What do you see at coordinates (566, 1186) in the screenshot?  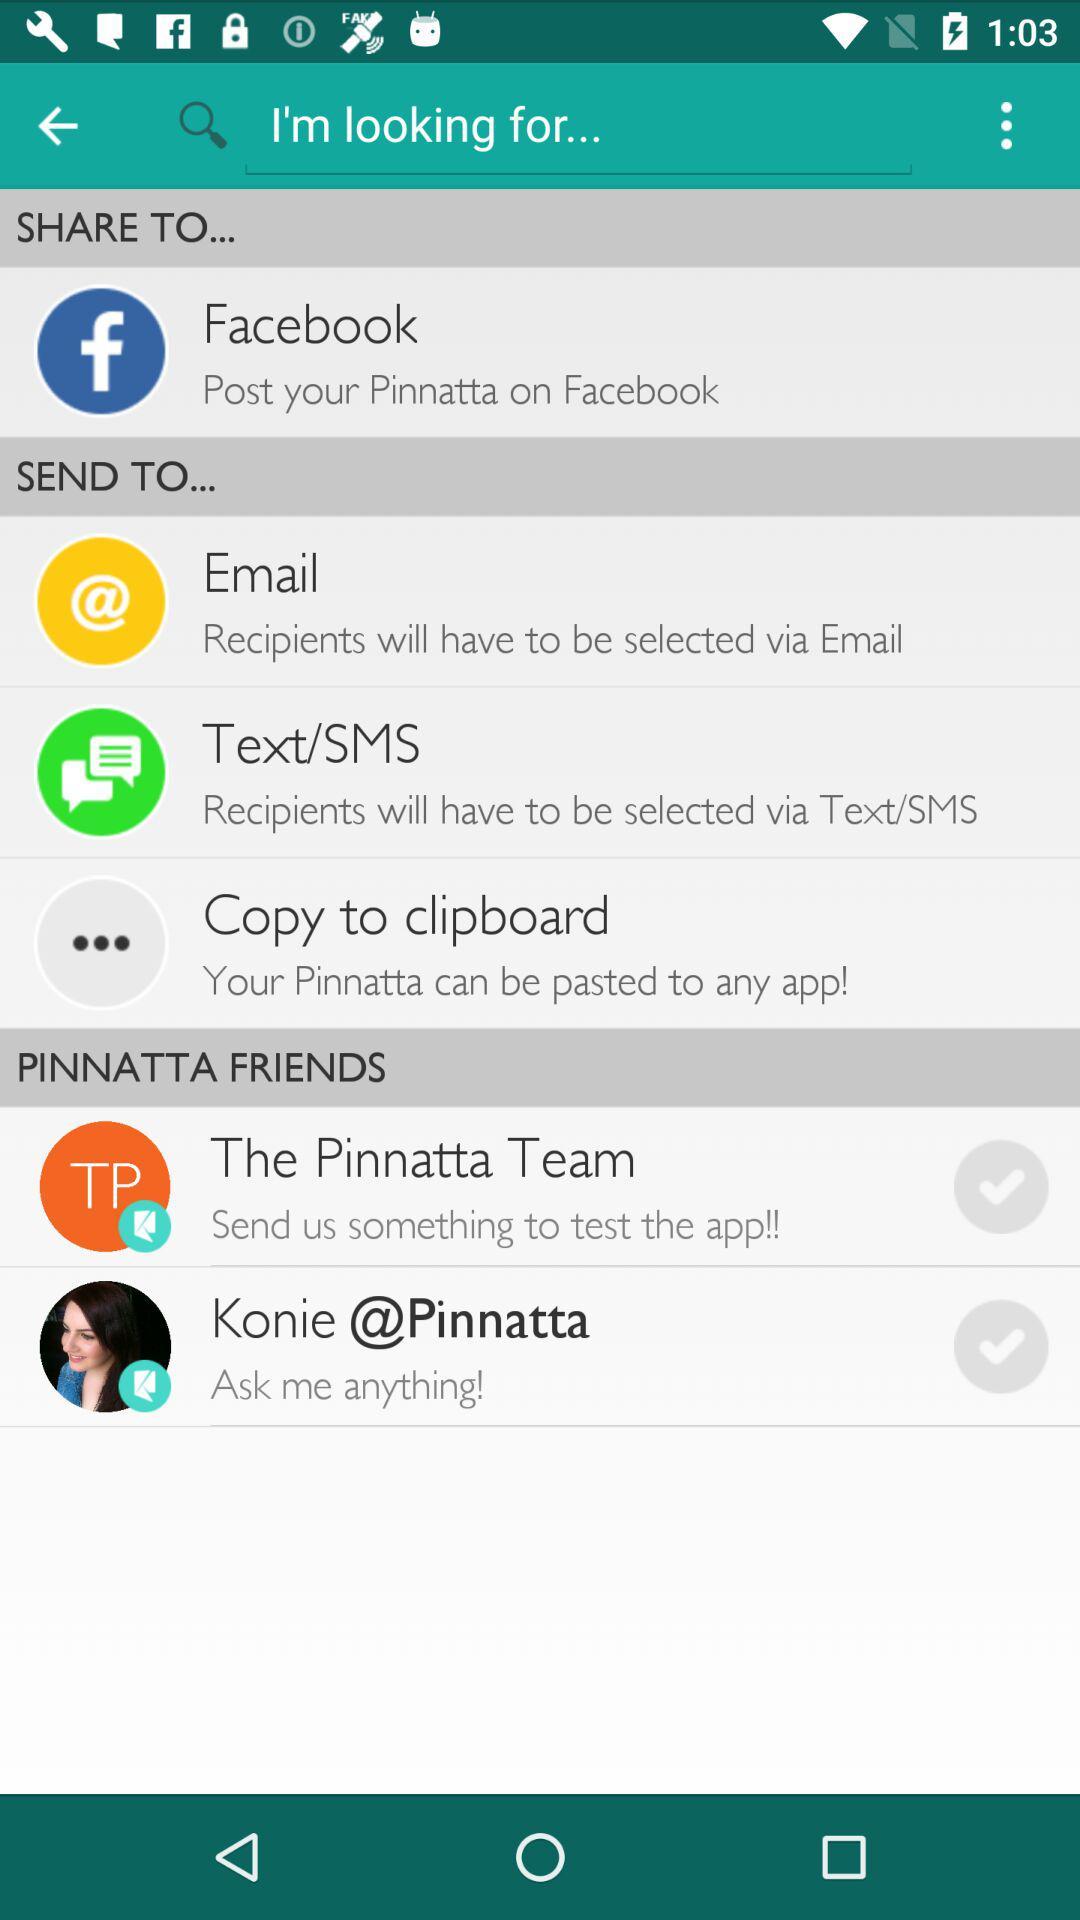 I see `the icon below pinnatta friends` at bounding box center [566, 1186].